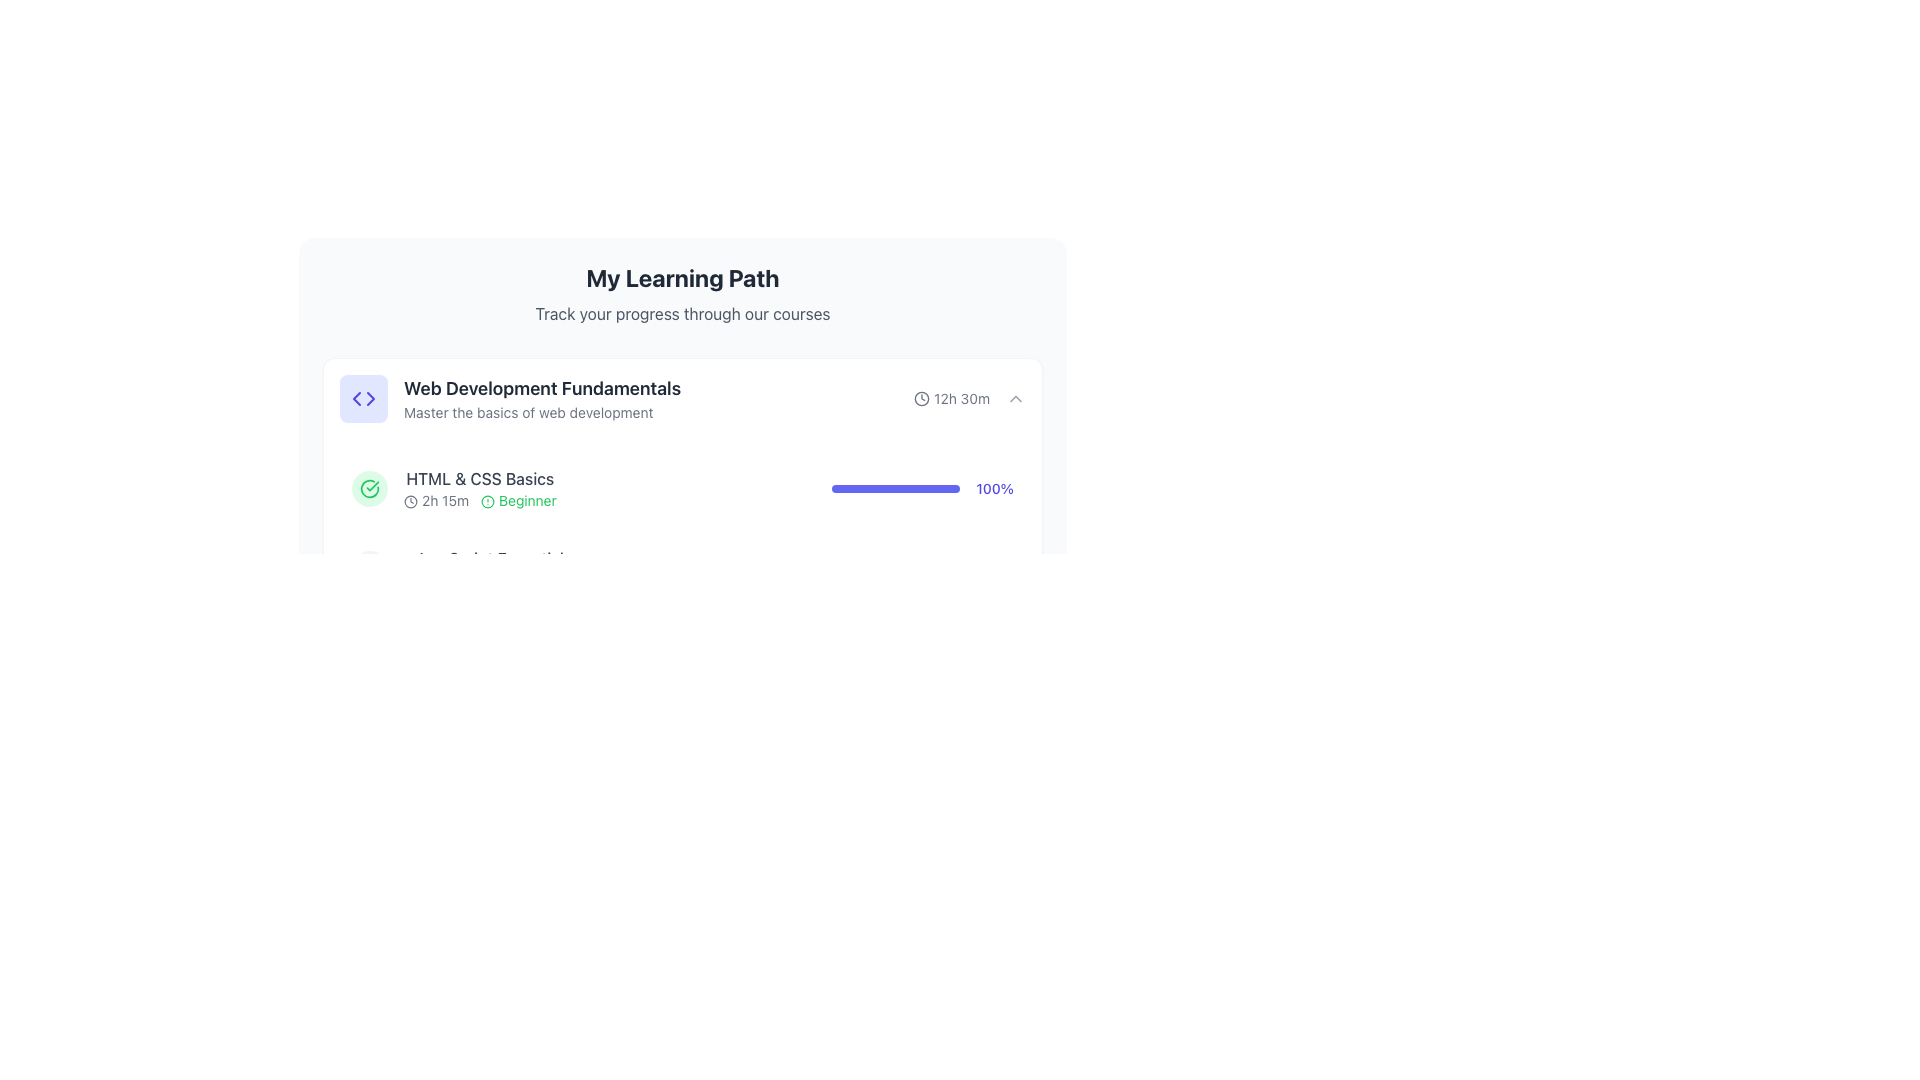  Describe the element at coordinates (995, 489) in the screenshot. I see `the static text label displaying '100%' which indicates the completed status of a progress tracker, located adjacent to the right edge of the progress bar` at that location.